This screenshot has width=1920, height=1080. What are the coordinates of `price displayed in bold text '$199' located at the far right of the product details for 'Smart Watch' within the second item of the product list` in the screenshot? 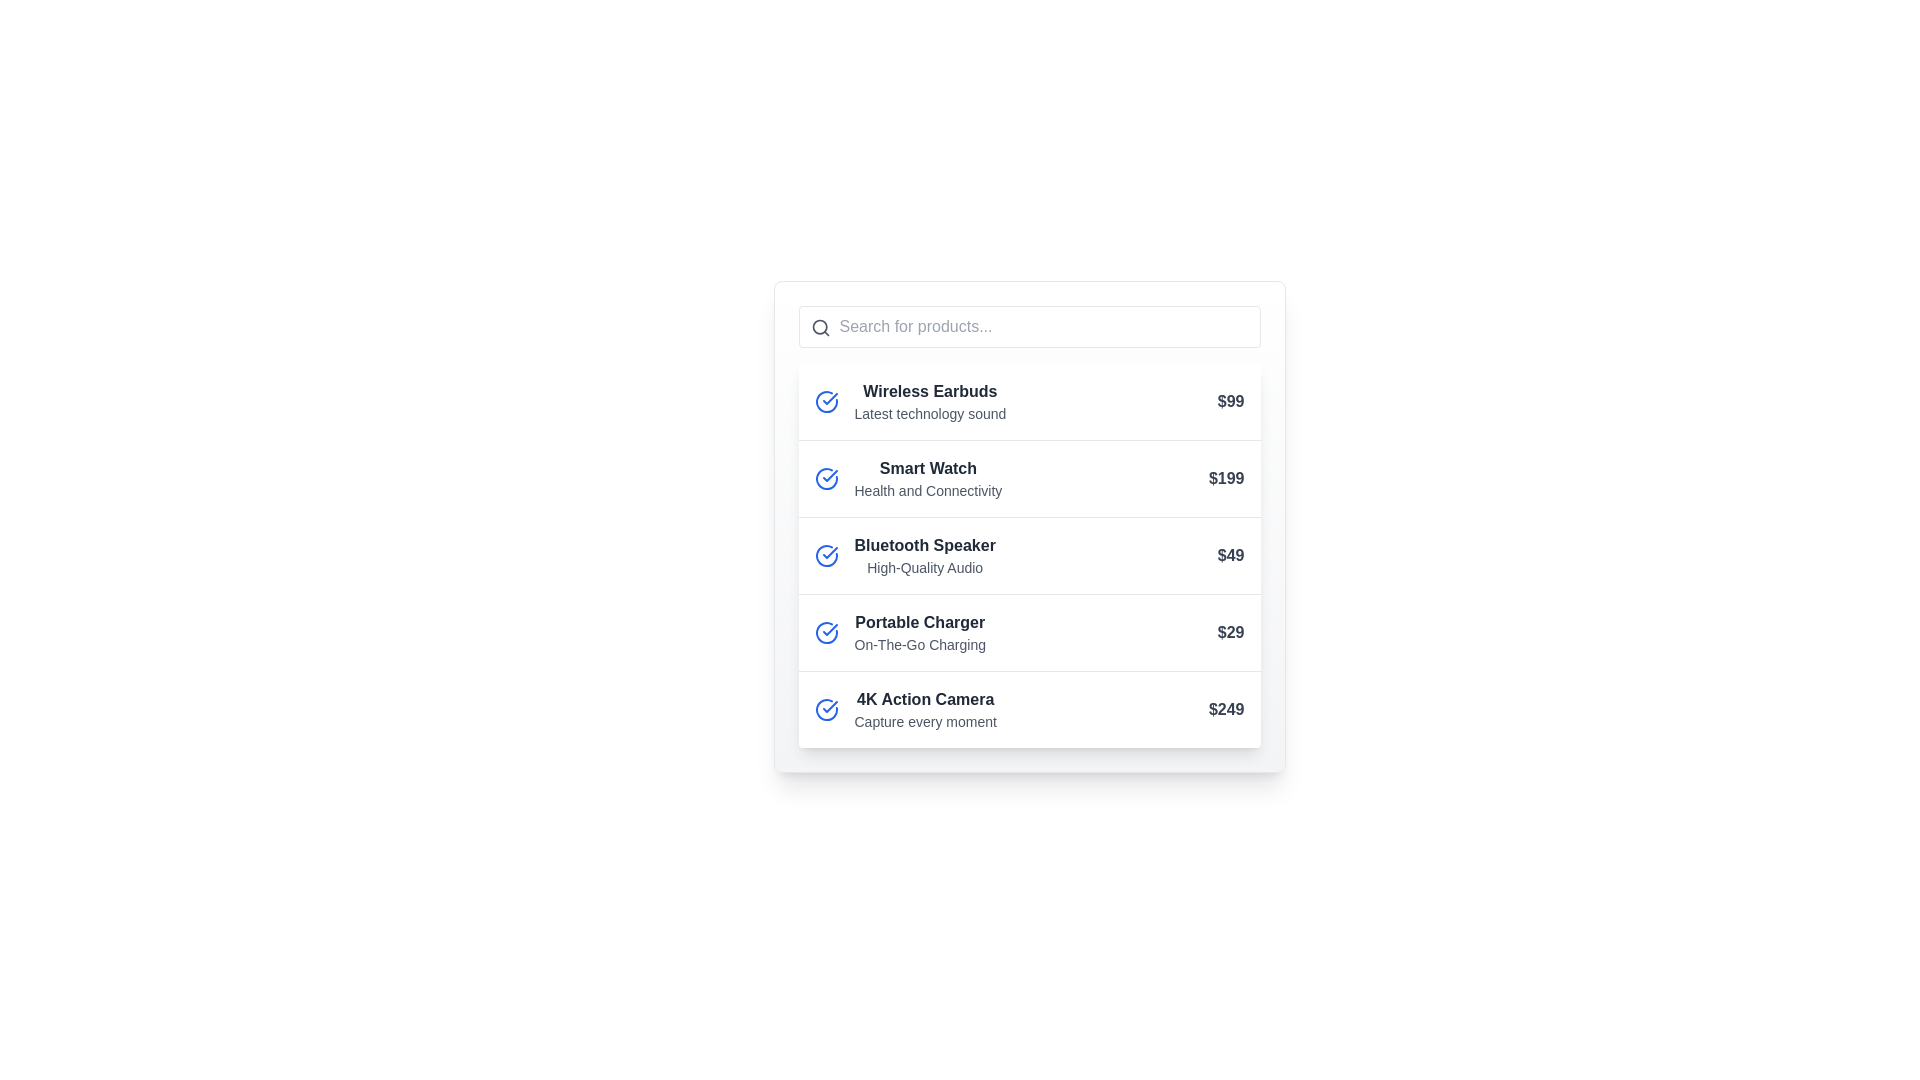 It's located at (1225, 478).